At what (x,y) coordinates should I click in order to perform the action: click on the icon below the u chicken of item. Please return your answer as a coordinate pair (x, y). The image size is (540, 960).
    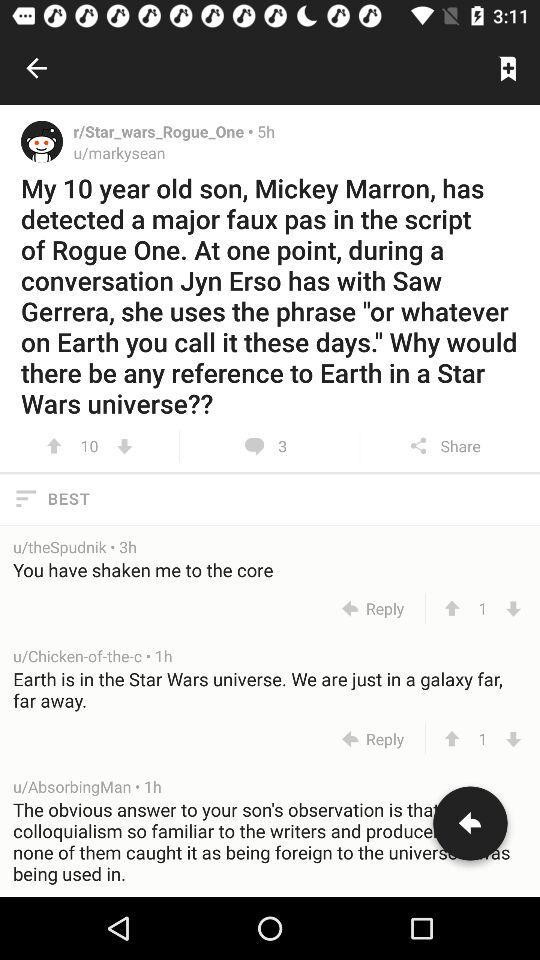
    Looking at the image, I should click on (270, 689).